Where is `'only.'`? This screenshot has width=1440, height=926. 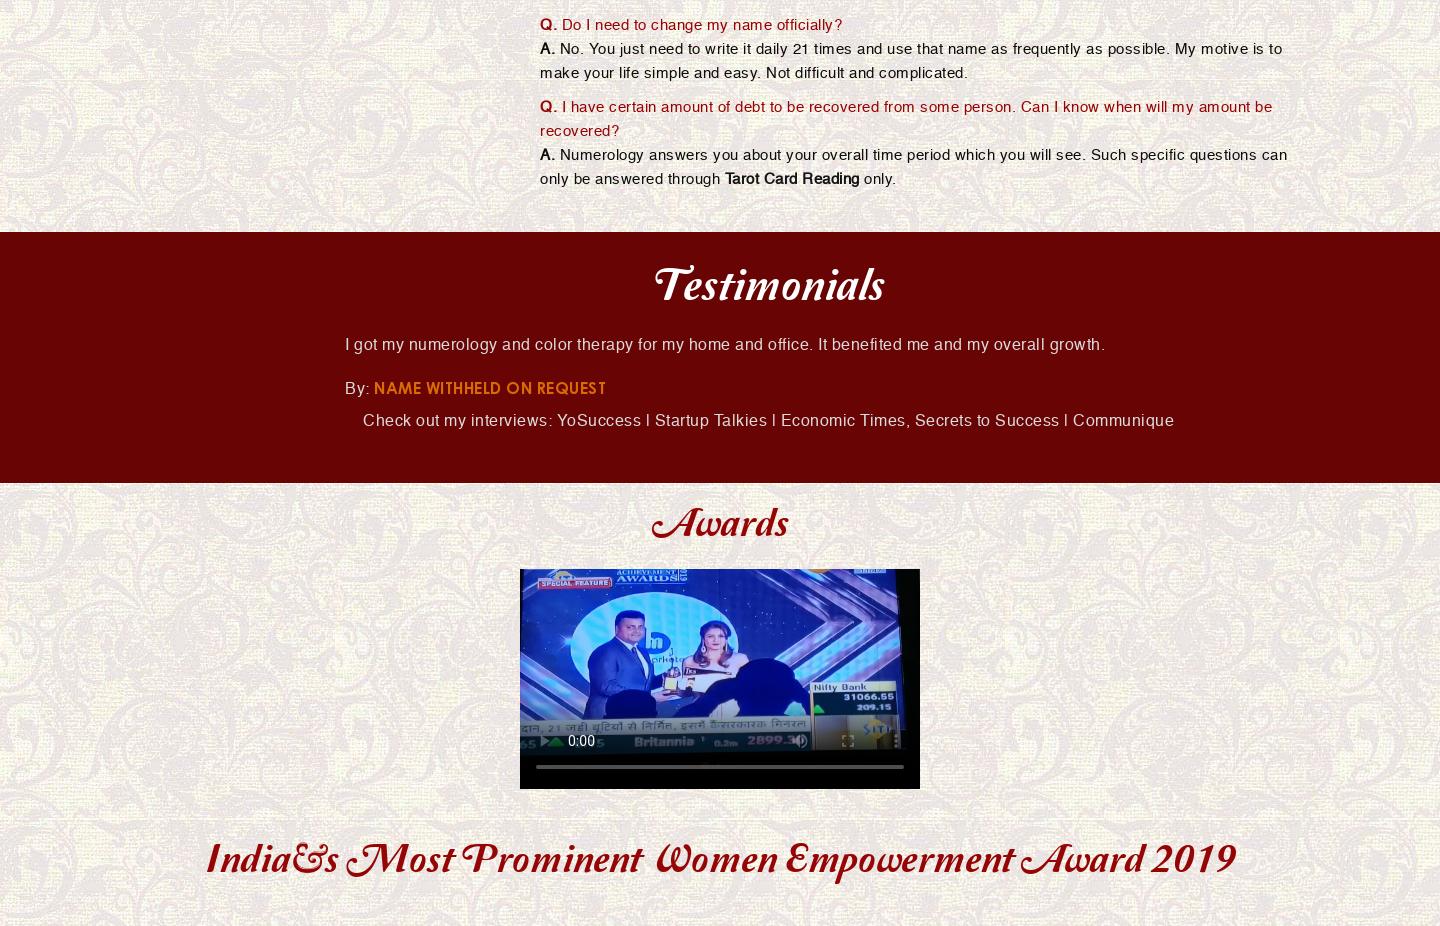
'only.' is located at coordinates (876, 177).